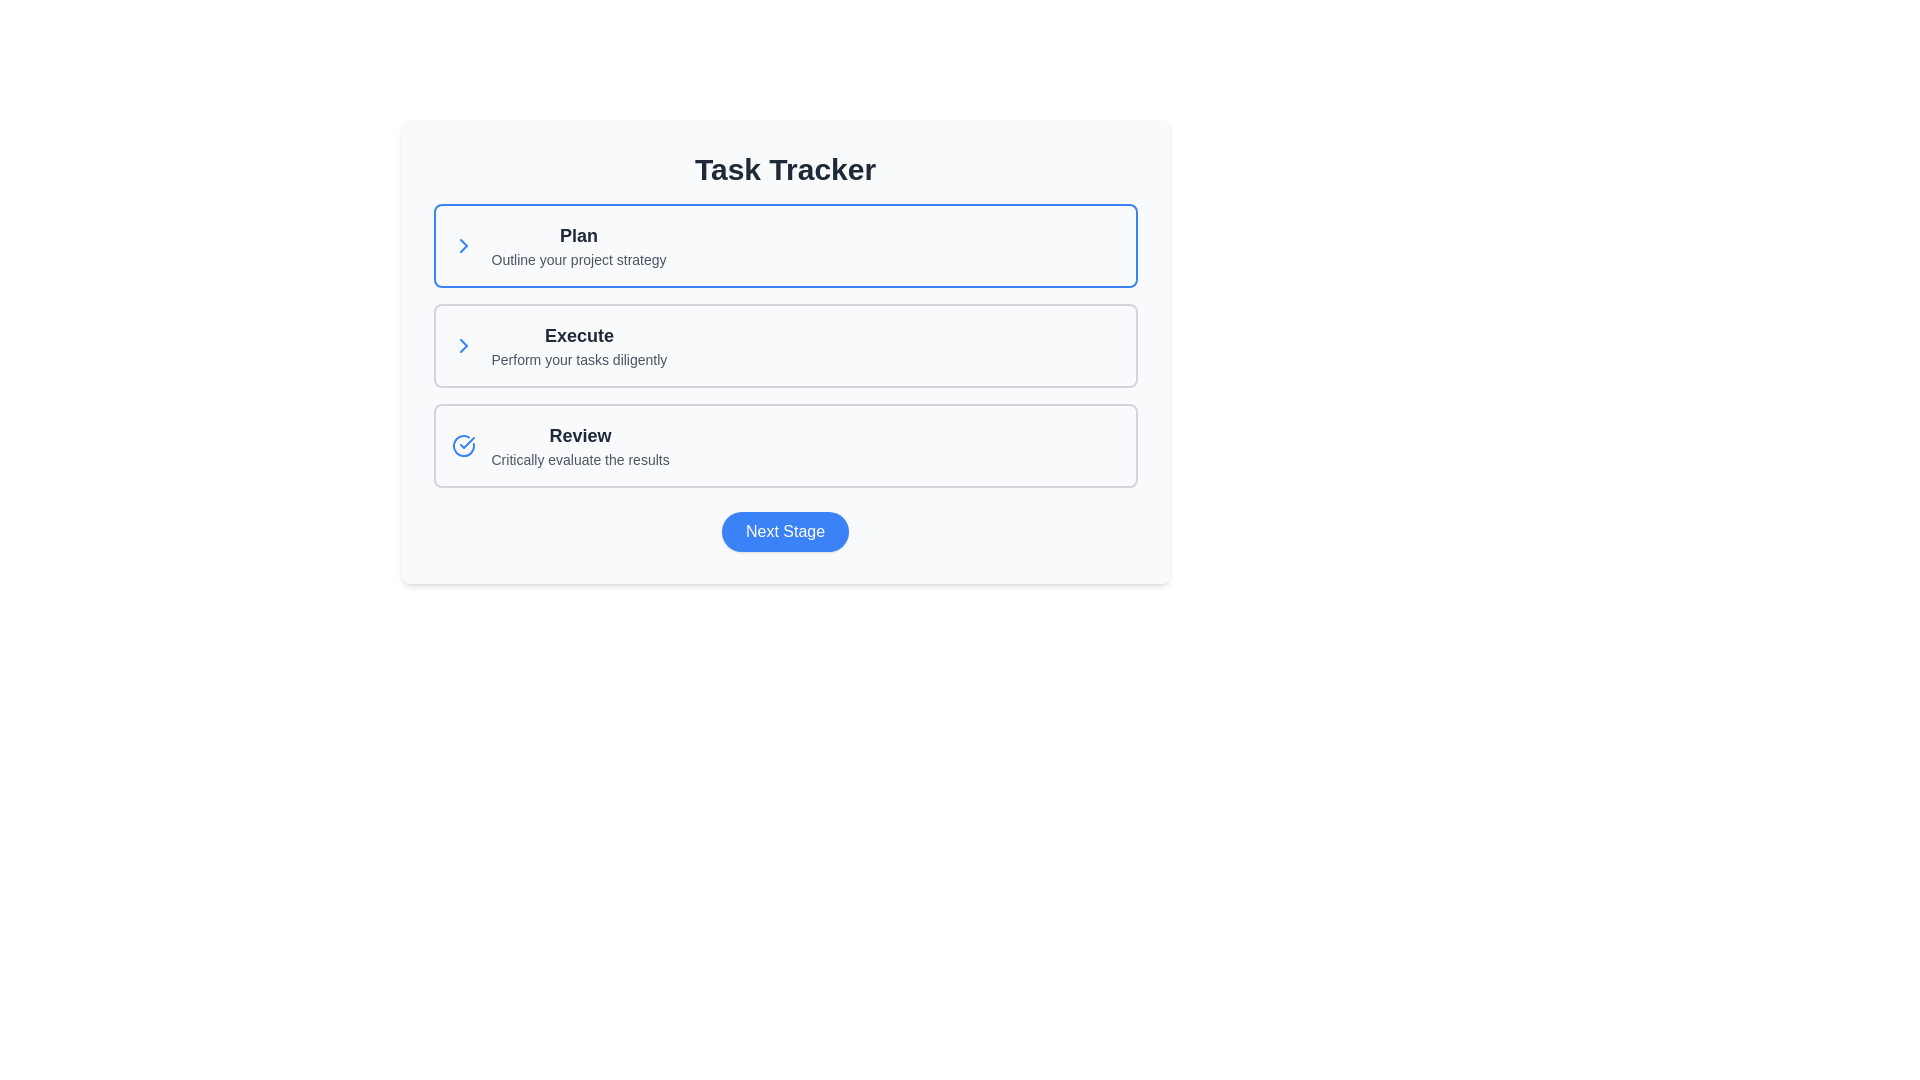 This screenshot has width=1920, height=1080. I want to click on the 'Execute' step card in the task tracker process, which is the second card in a vertical stack of three cards, located below the 'Plan' card and above the 'Review' card, so click(784, 350).